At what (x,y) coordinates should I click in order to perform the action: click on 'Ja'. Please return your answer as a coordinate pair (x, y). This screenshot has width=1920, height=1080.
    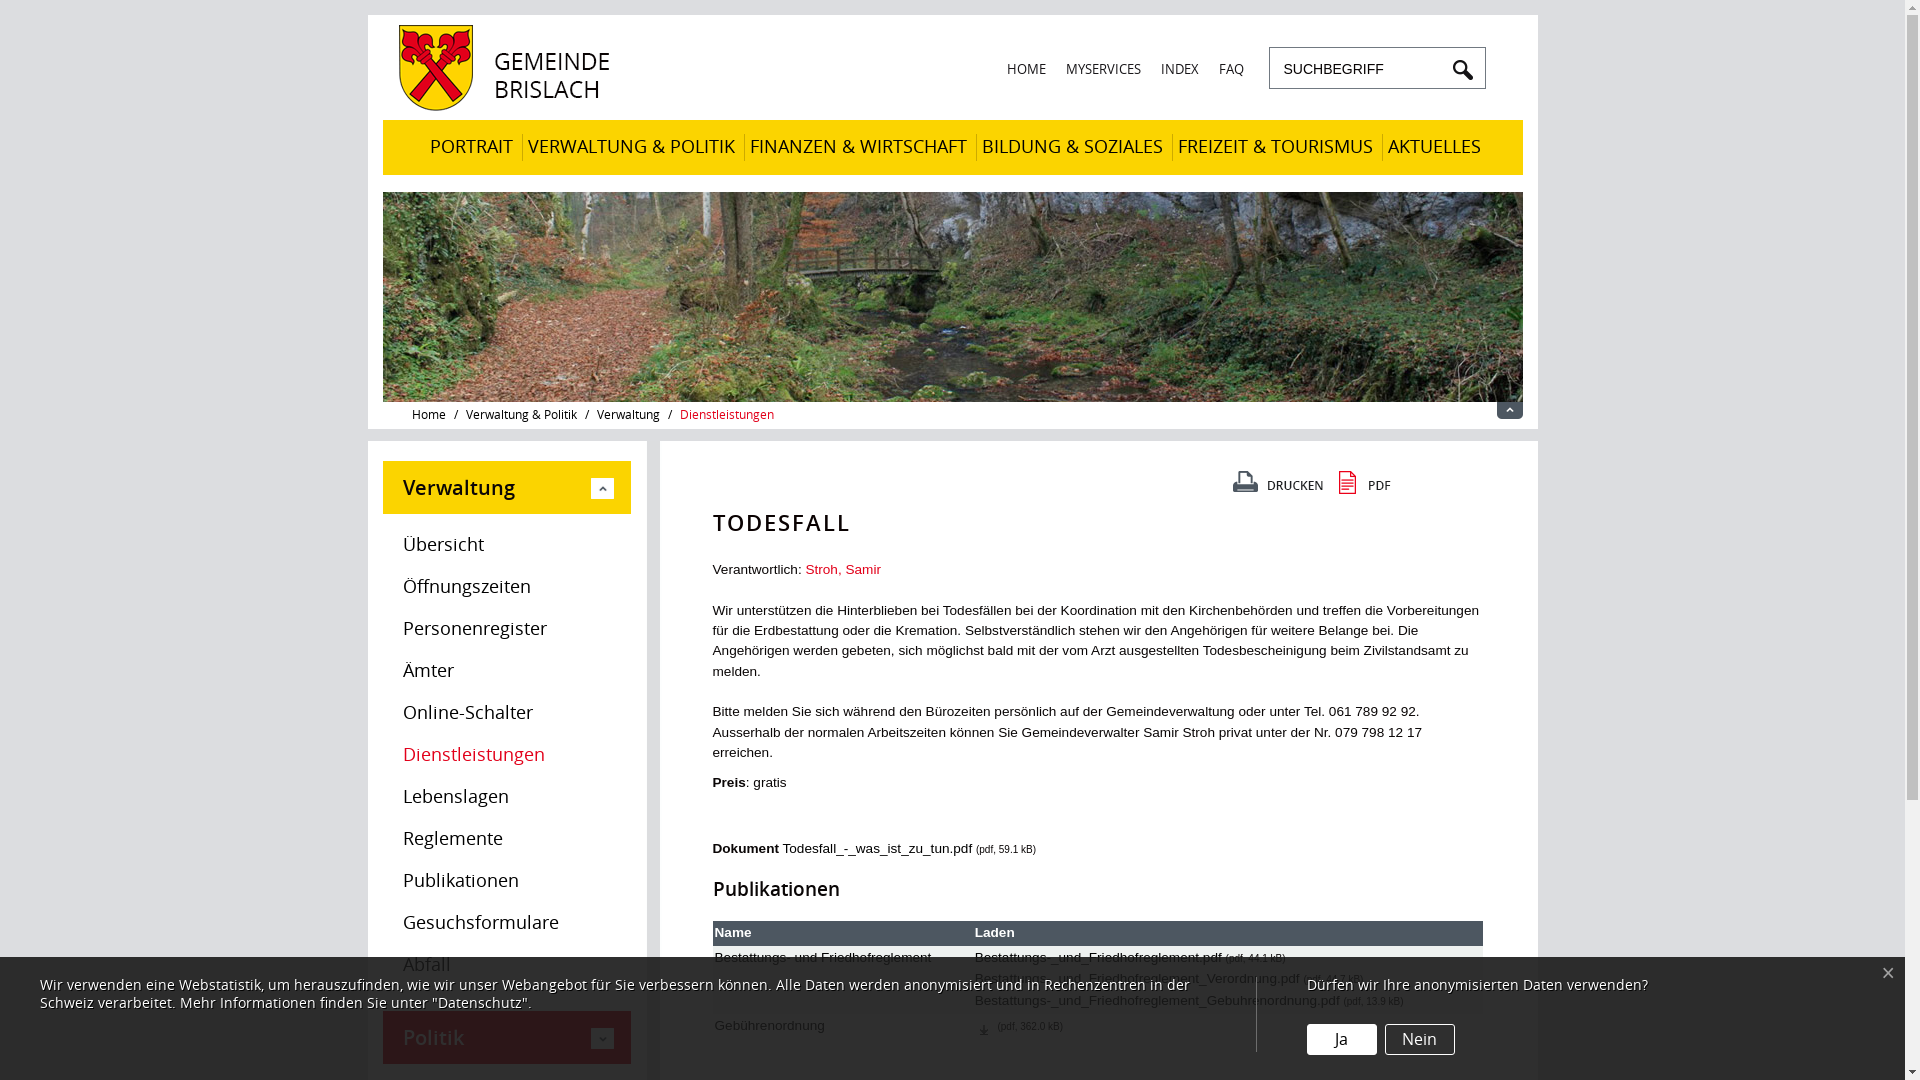
    Looking at the image, I should click on (1306, 1038).